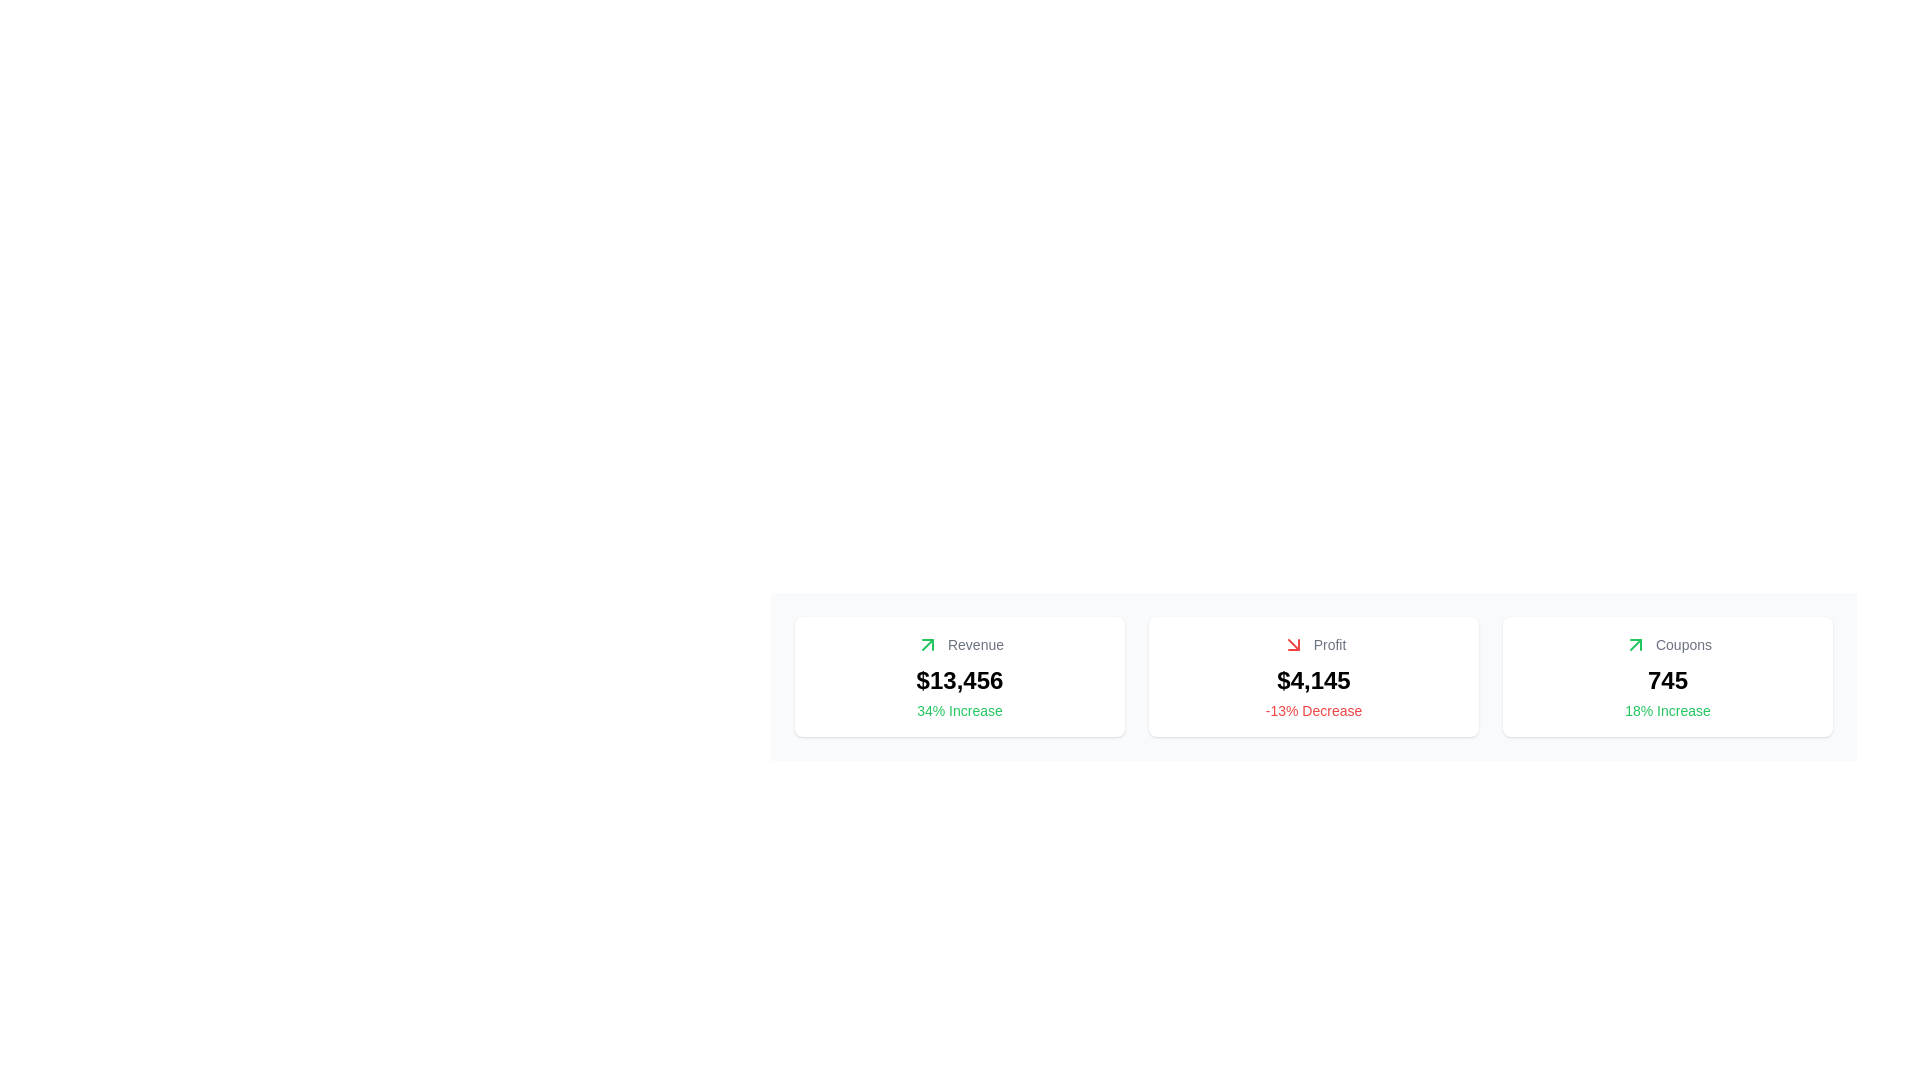 This screenshot has width=1920, height=1080. Describe the element at coordinates (960, 709) in the screenshot. I see `the static text label displaying '34% Increase', which is styled in a green font and indicates positive growth within a revenue data card` at that location.